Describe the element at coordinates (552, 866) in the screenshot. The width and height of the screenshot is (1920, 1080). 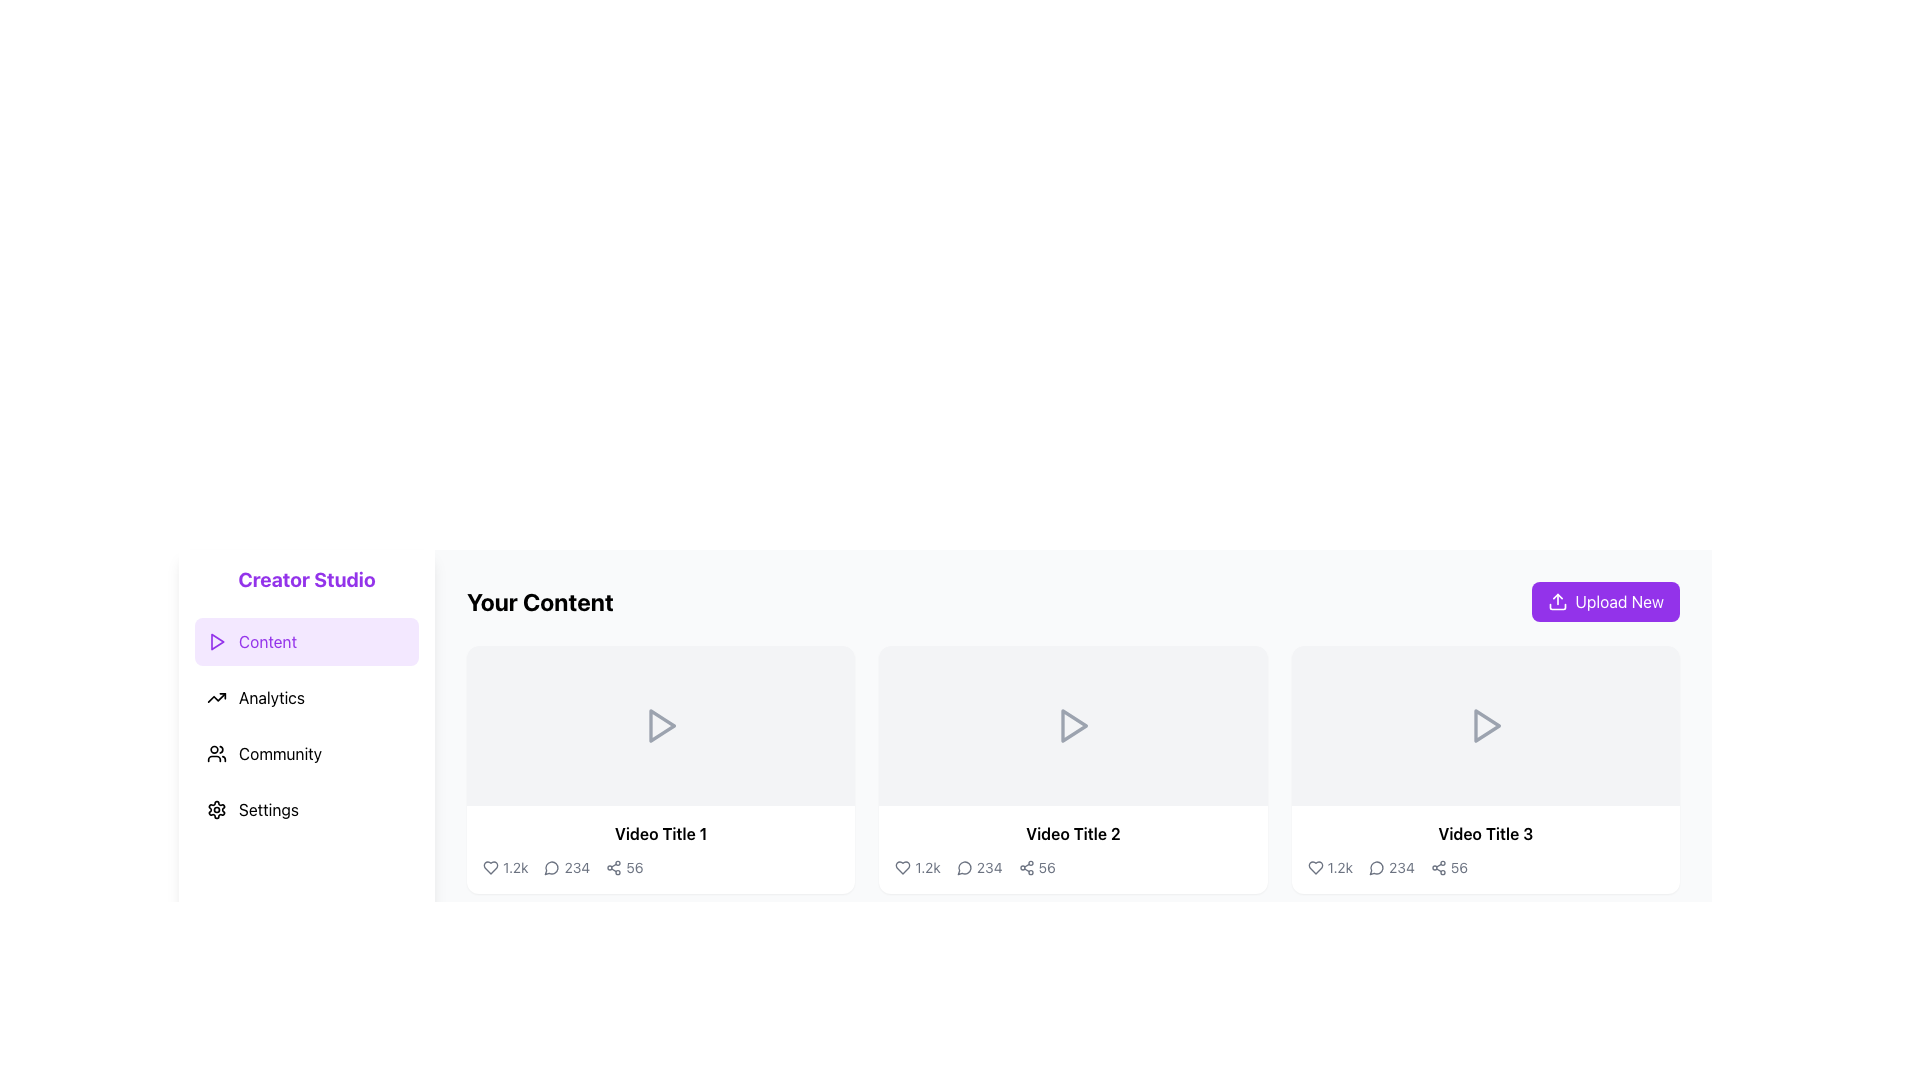
I see `the speech bubble icon located in the bottom-left of the video's details section to interact with the comments` at that location.